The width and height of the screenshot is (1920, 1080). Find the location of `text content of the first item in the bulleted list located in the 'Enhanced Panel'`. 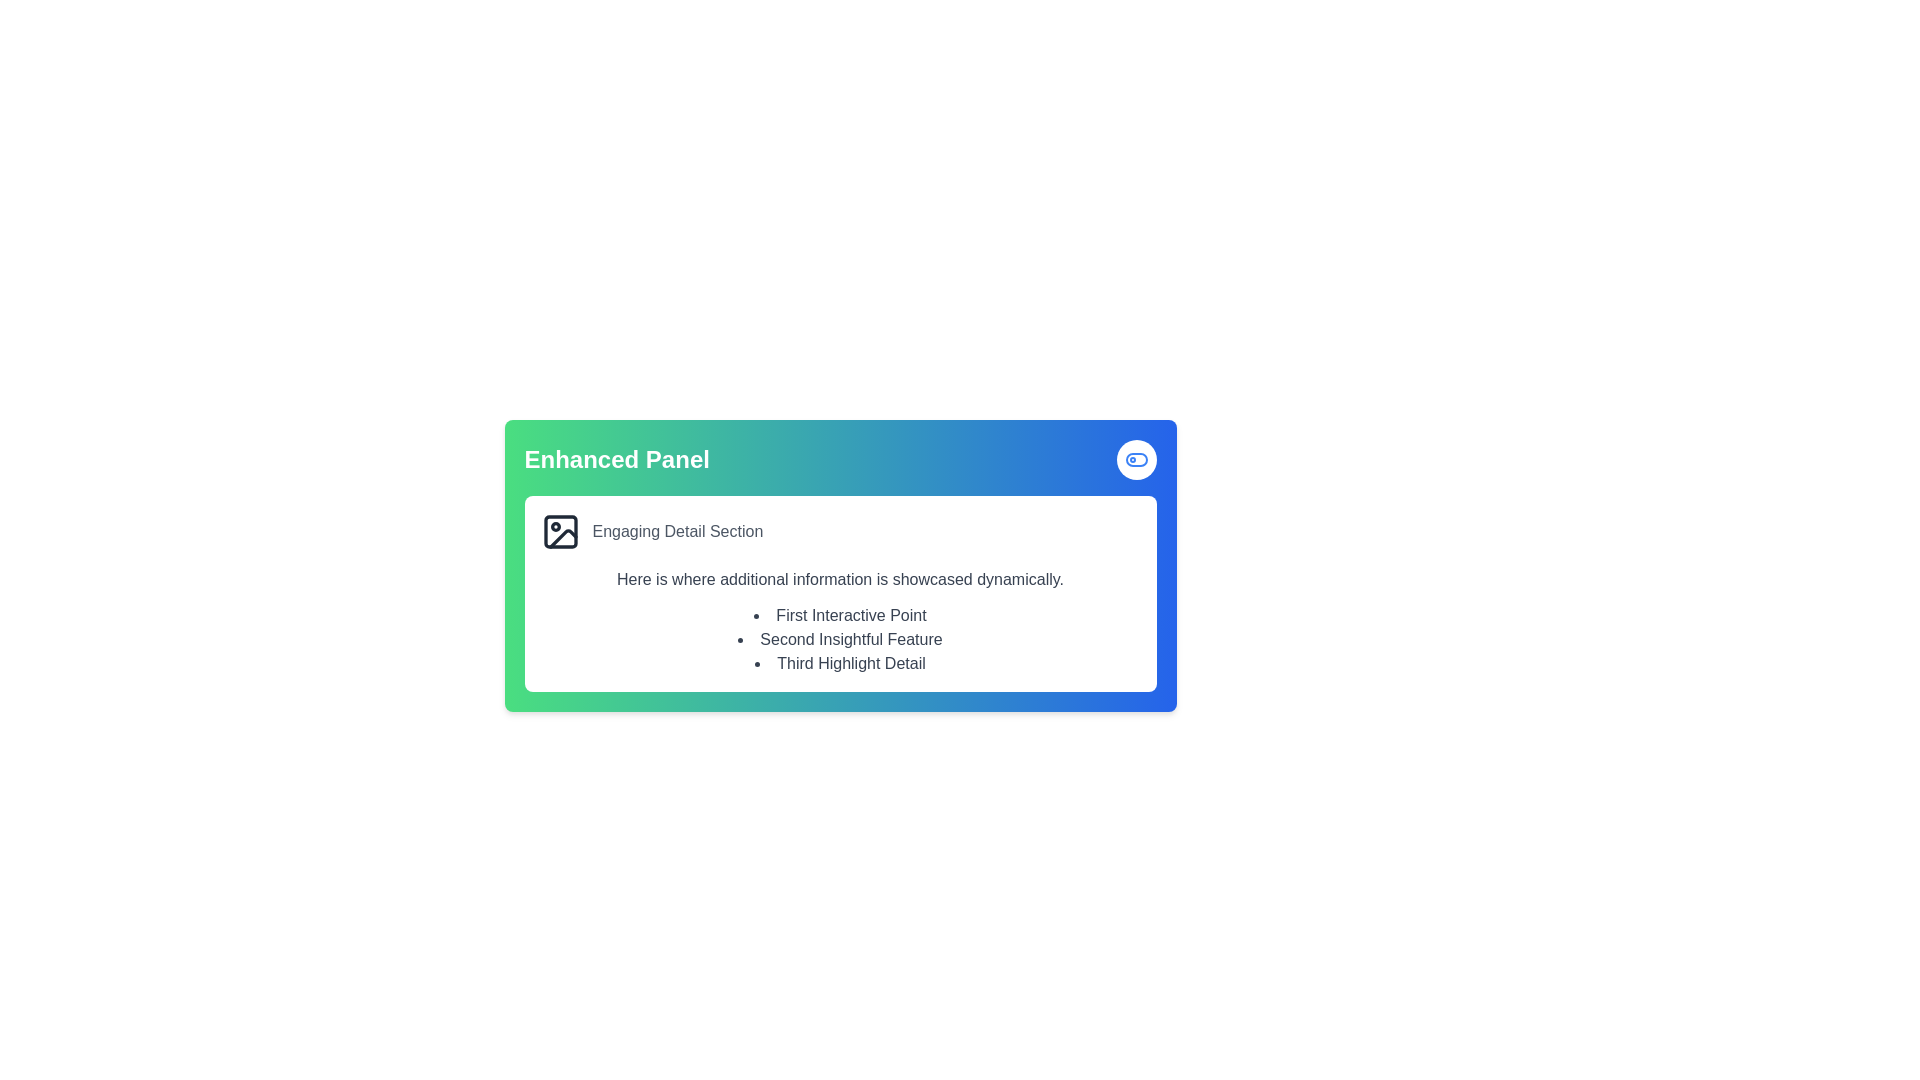

text content of the first item in the bulleted list located in the 'Enhanced Panel' is located at coordinates (840, 615).